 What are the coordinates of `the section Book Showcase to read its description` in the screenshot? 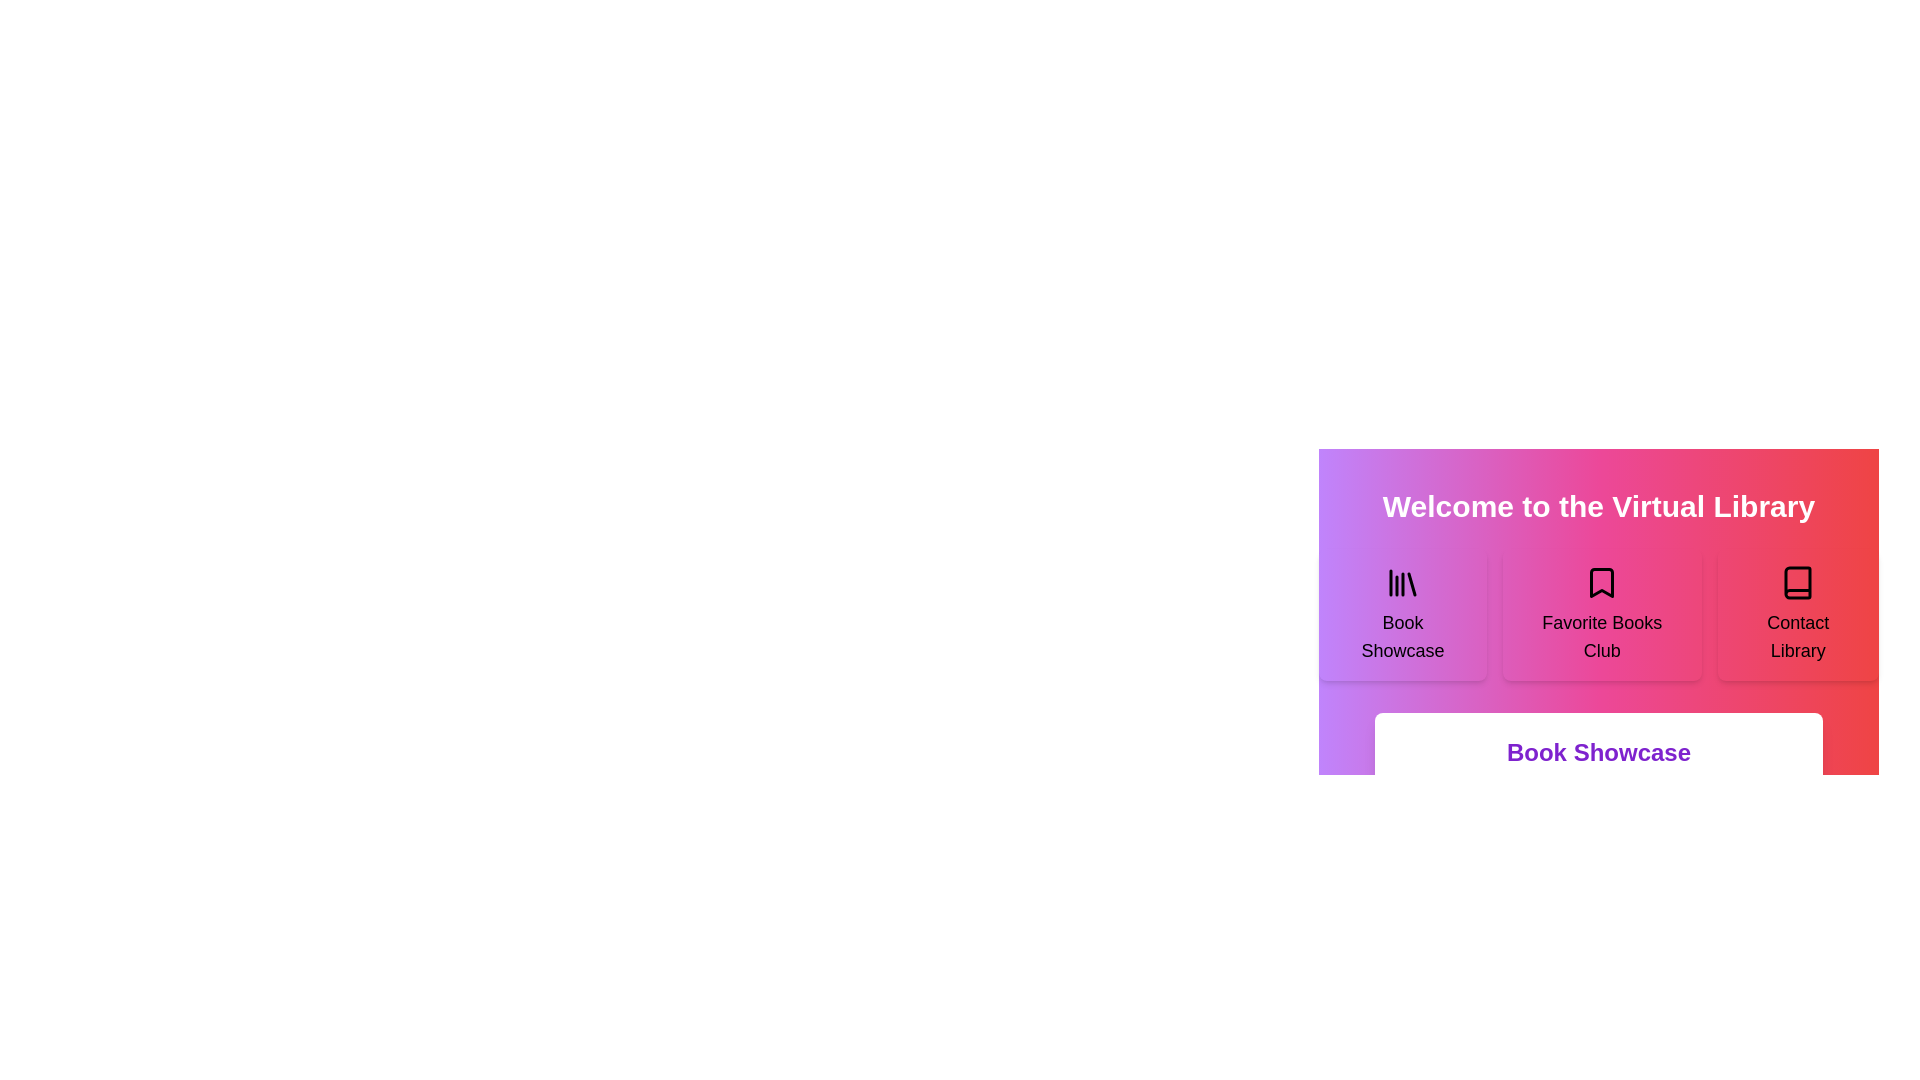 It's located at (1401, 613).